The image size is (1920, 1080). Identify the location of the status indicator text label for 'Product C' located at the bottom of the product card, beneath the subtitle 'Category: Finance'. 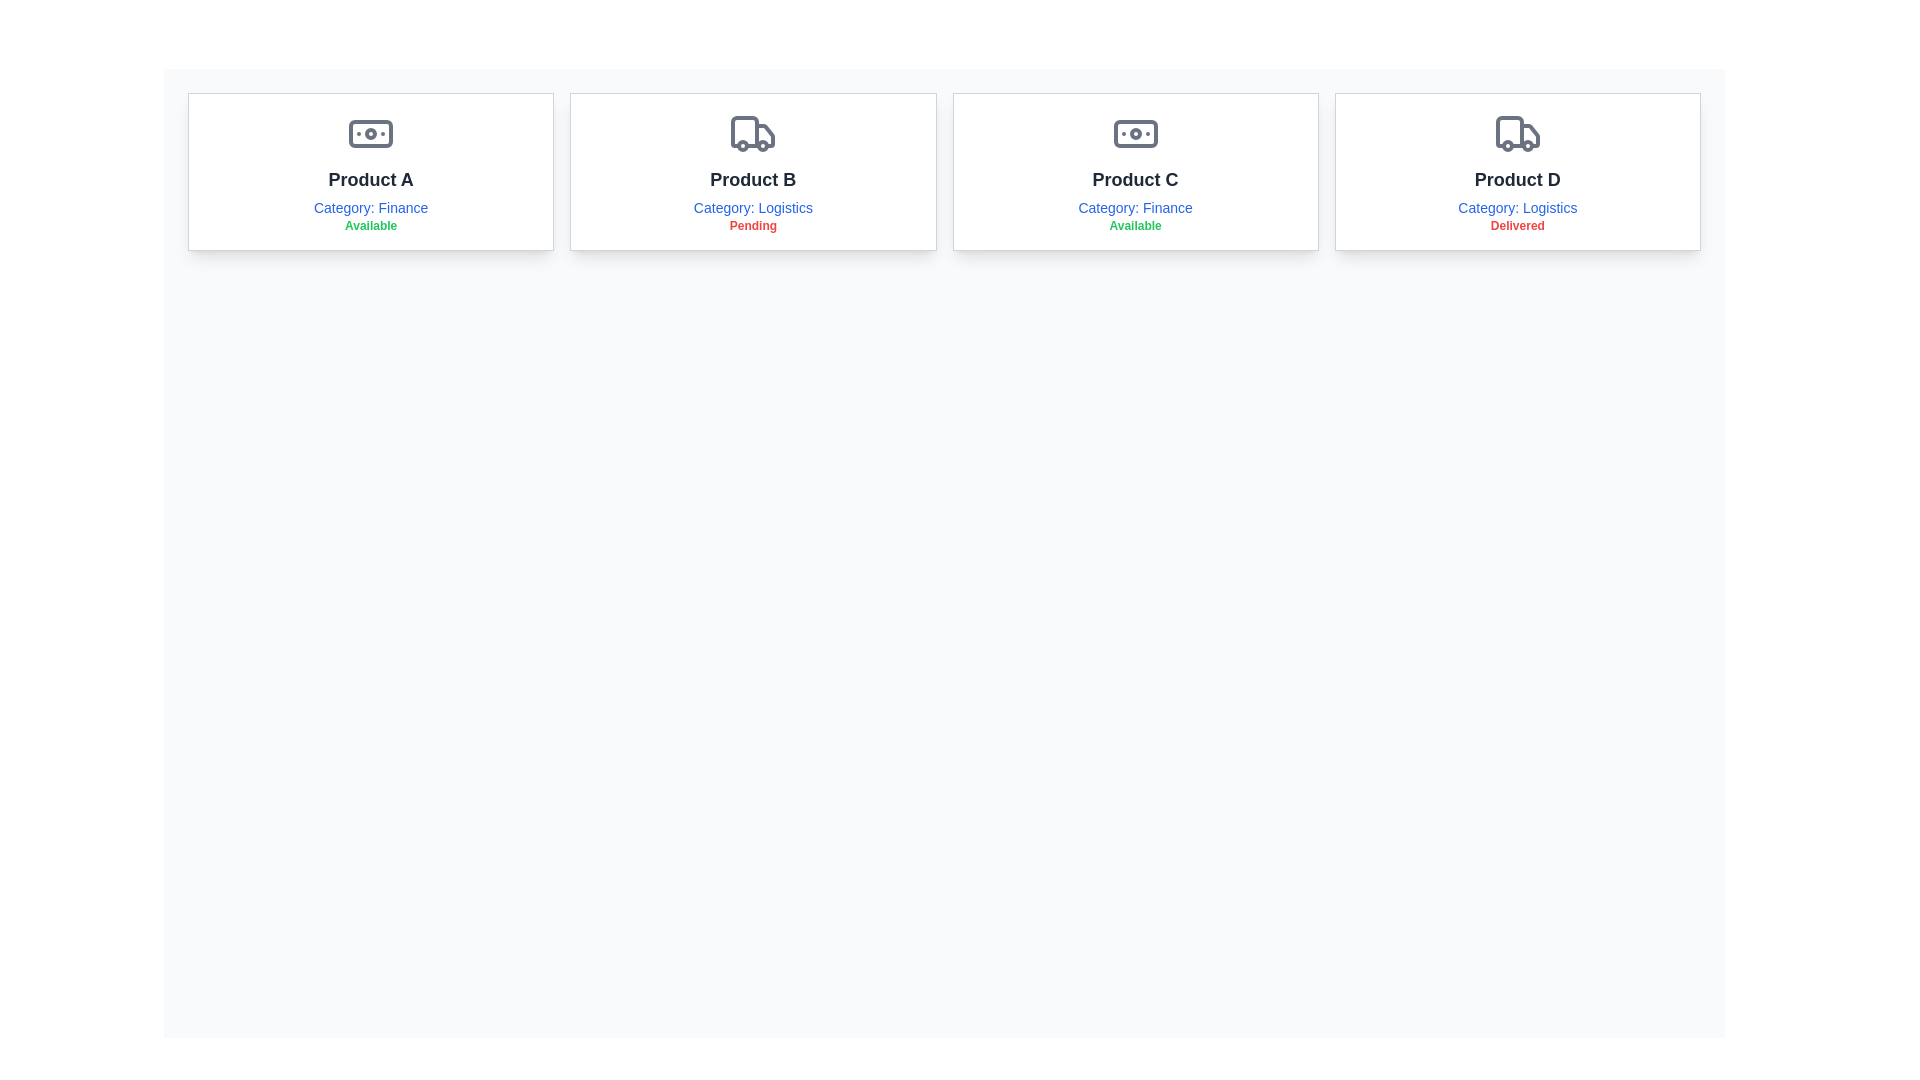
(1135, 225).